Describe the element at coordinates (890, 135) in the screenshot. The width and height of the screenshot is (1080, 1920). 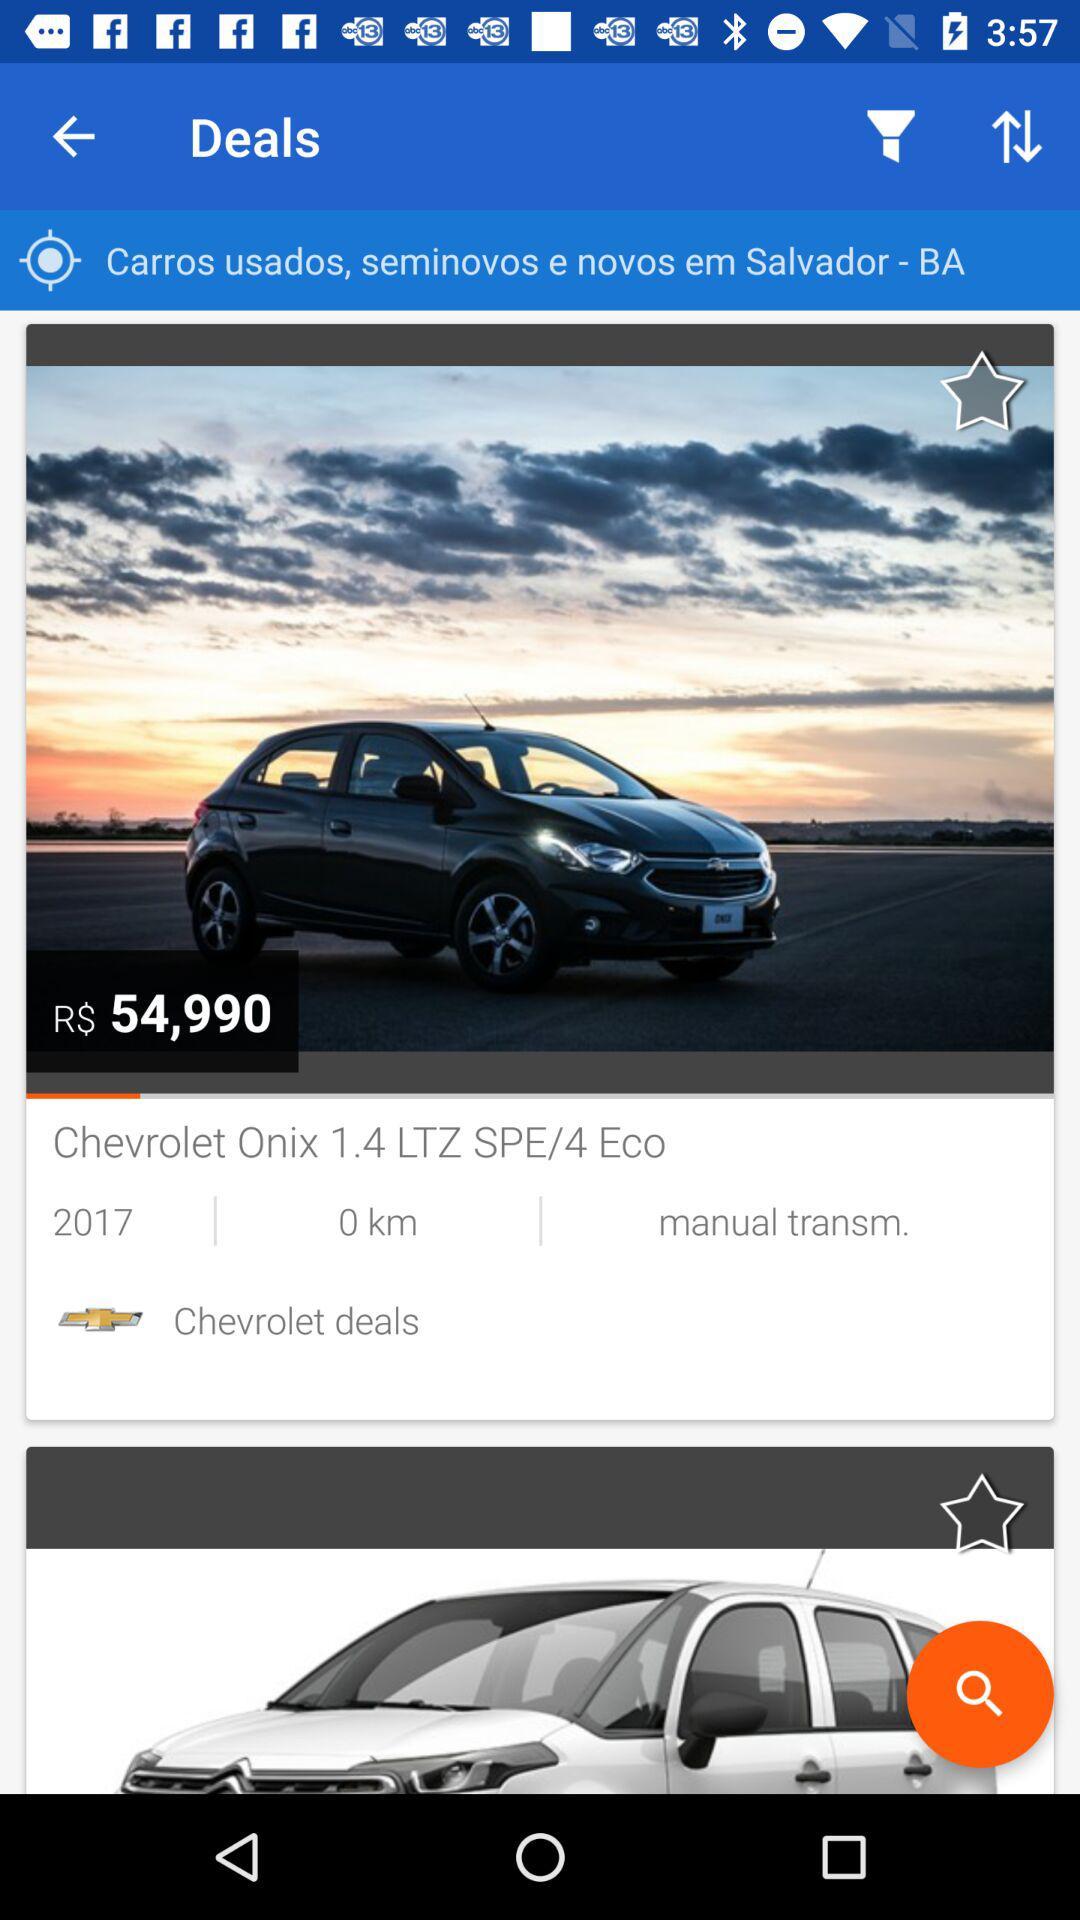
I see `the item above the carros usados seminovos` at that location.